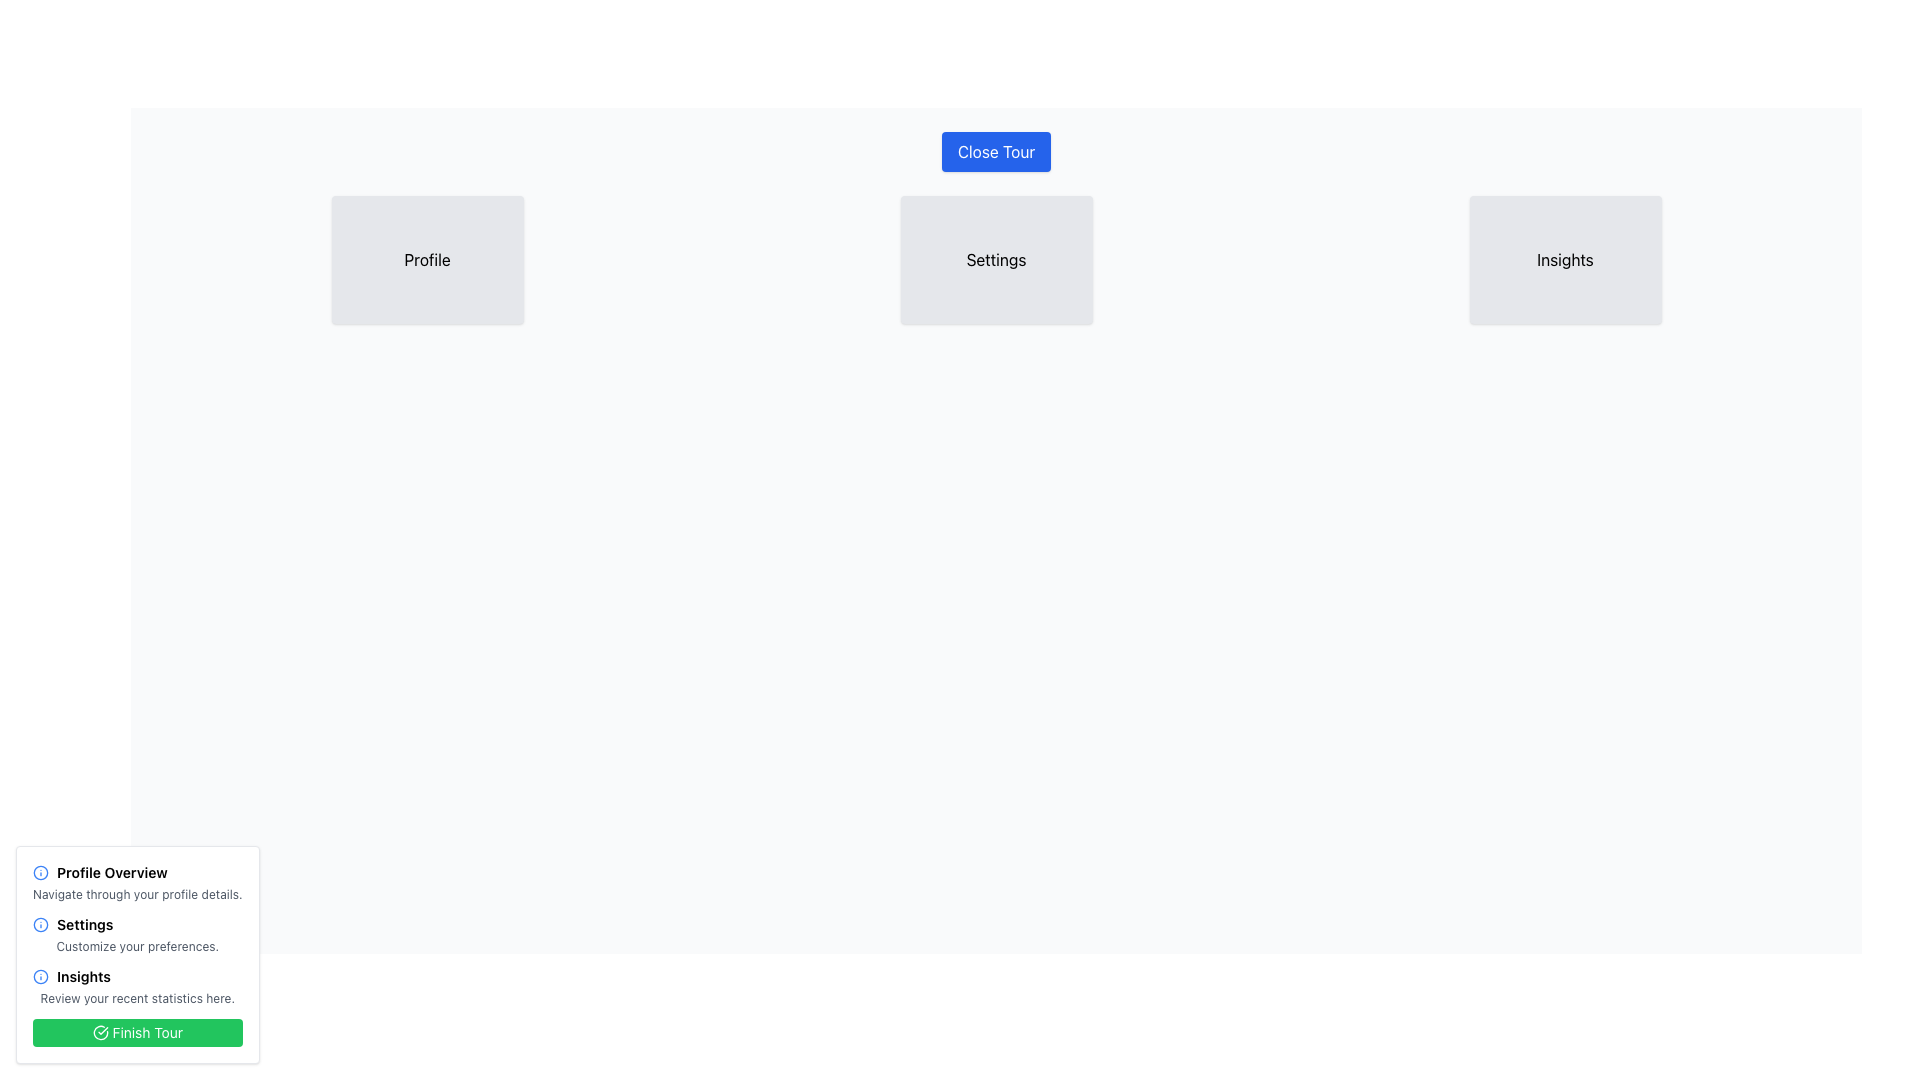 The height and width of the screenshot is (1080, 1920). I want to click on the second item in the vertical list of the settings popup, which provides descriptive information about customizing preferences, so click(136, 934).